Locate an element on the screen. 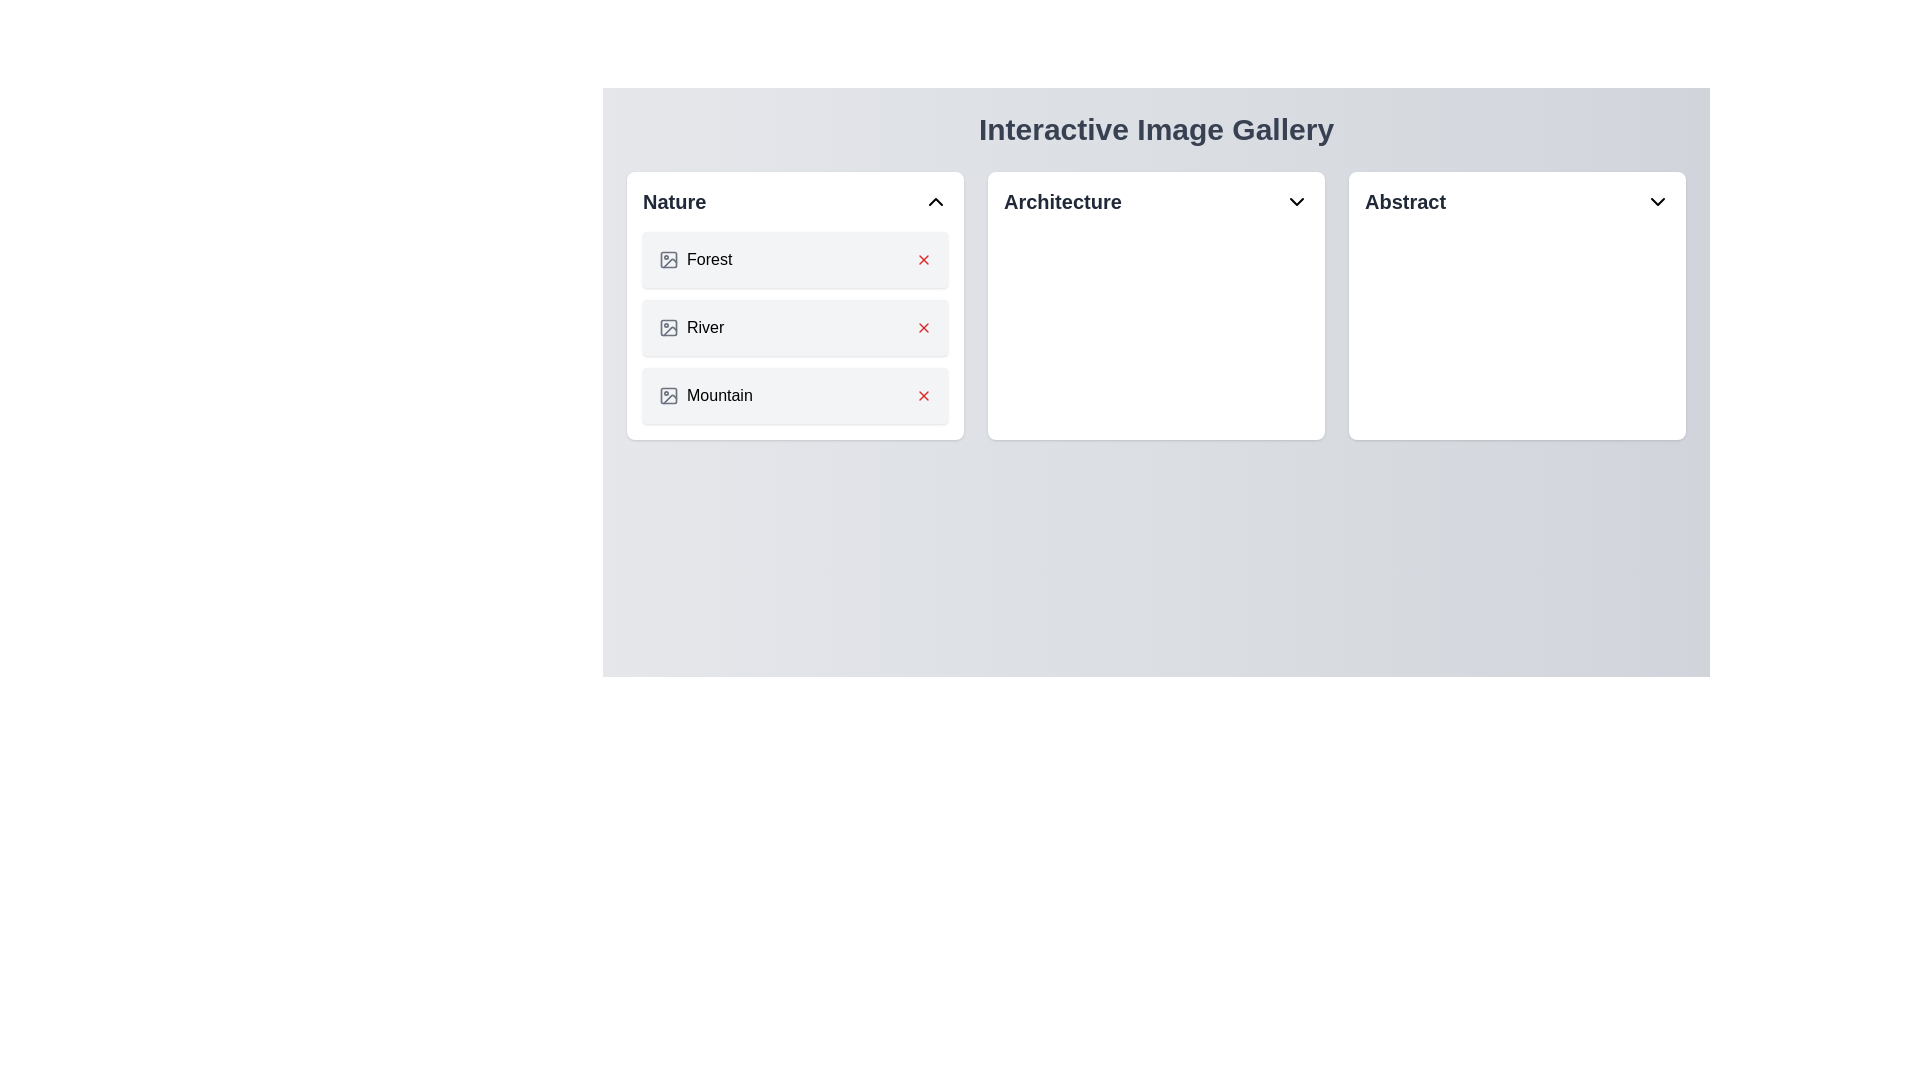 The image size is (1920, 1080). the third item in the 'Nature' category list, which represents the 'Mountain' option is located at coordinates (705, 396).